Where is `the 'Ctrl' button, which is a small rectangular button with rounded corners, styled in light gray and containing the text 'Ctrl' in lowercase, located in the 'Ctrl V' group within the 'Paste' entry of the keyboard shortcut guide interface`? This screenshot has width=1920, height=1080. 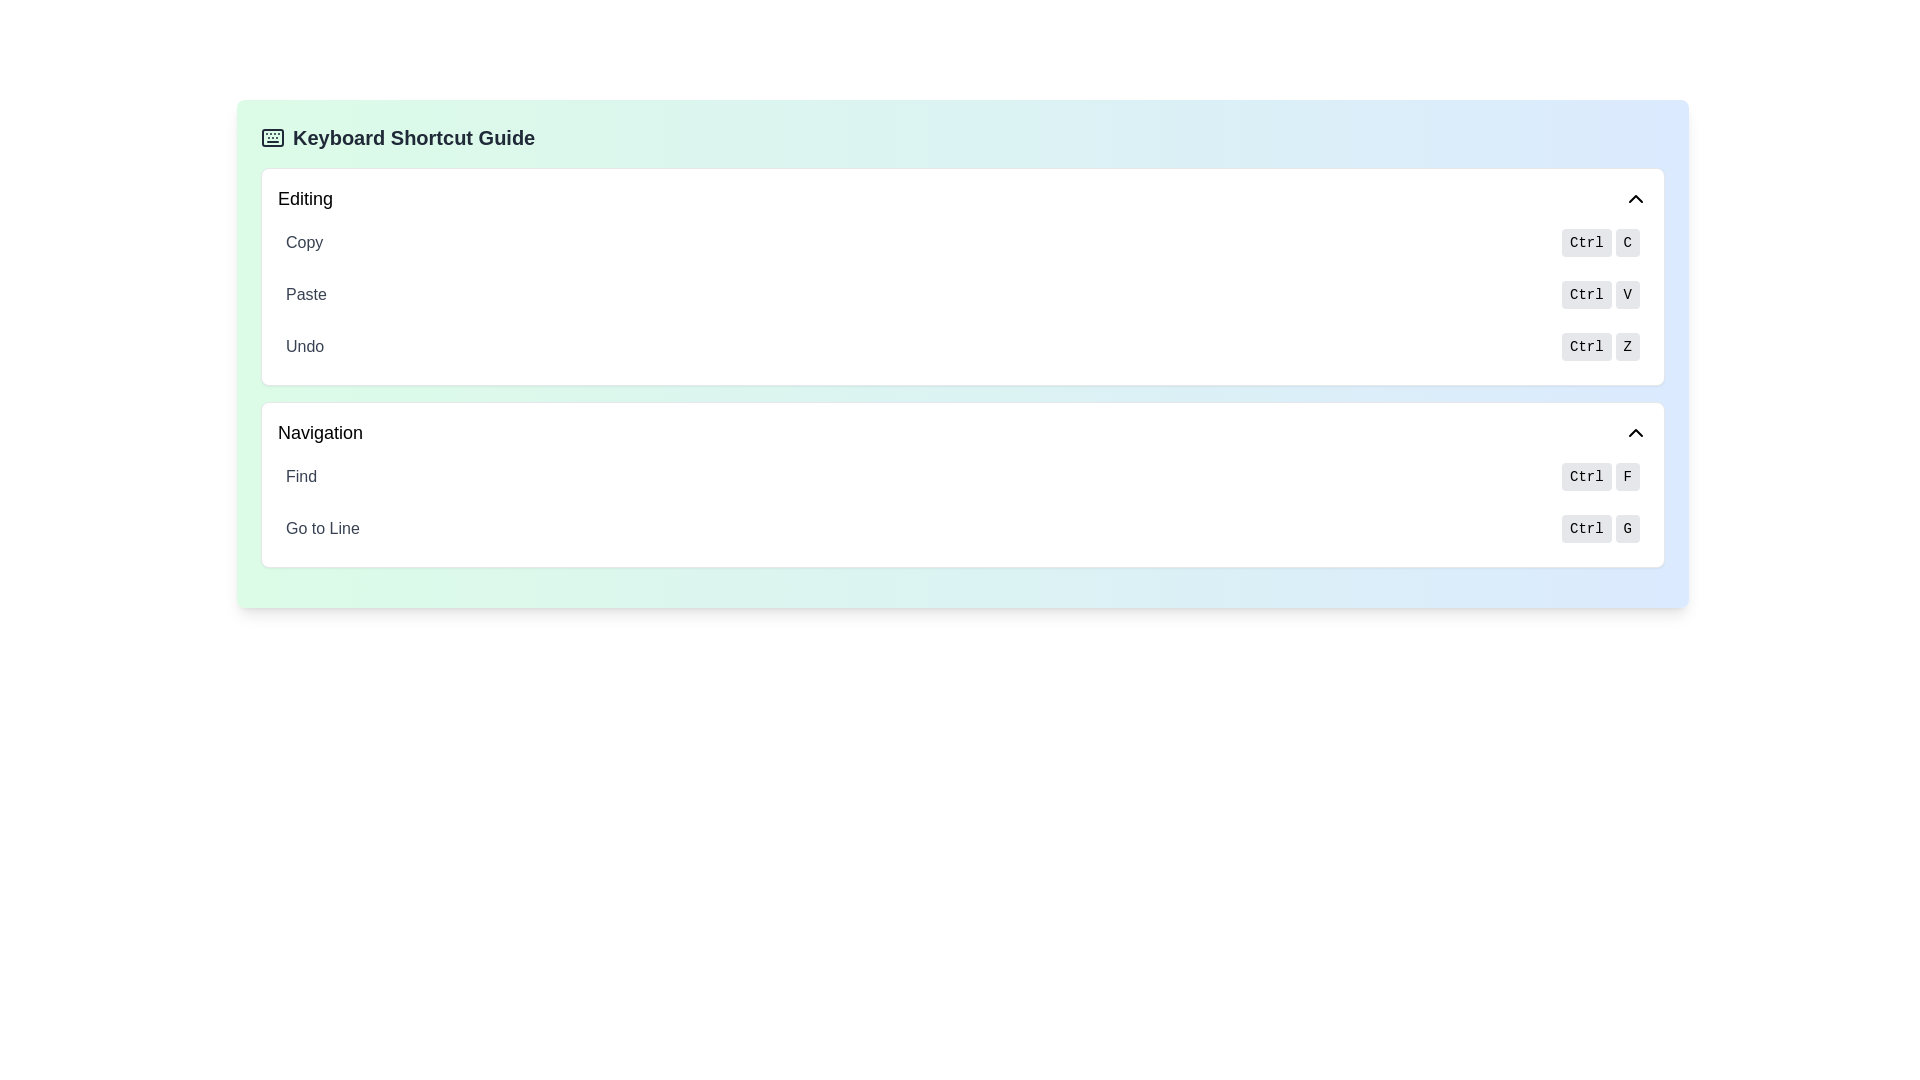
the 'Ctrl' button, which is a small rectangular button with rounded corners, styled in light gray and containing the text 'Ctrl' in lowercase, located in the 'Ctrl V' group within the 'Paste' entry of the keyboard shortcut guide interface is located at coordinates (1585, 294).